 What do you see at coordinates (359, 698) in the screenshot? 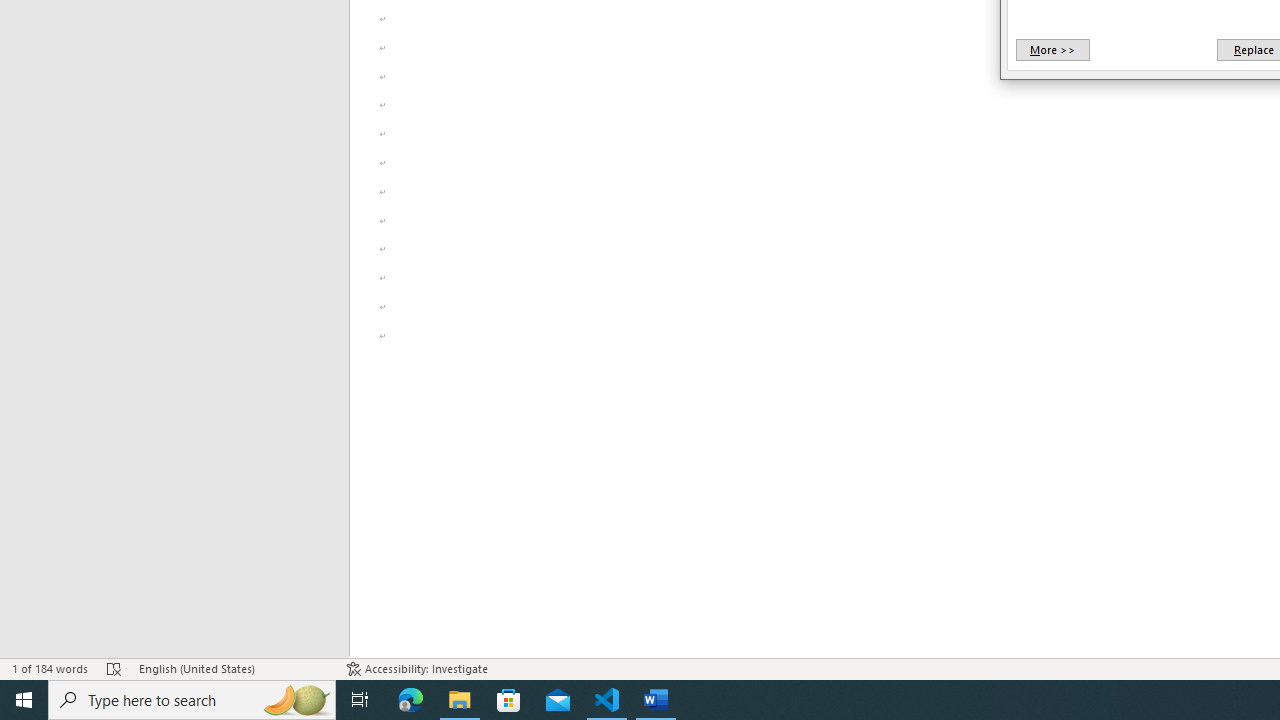
I see `'Task View'` at bounding box center [359, 698].